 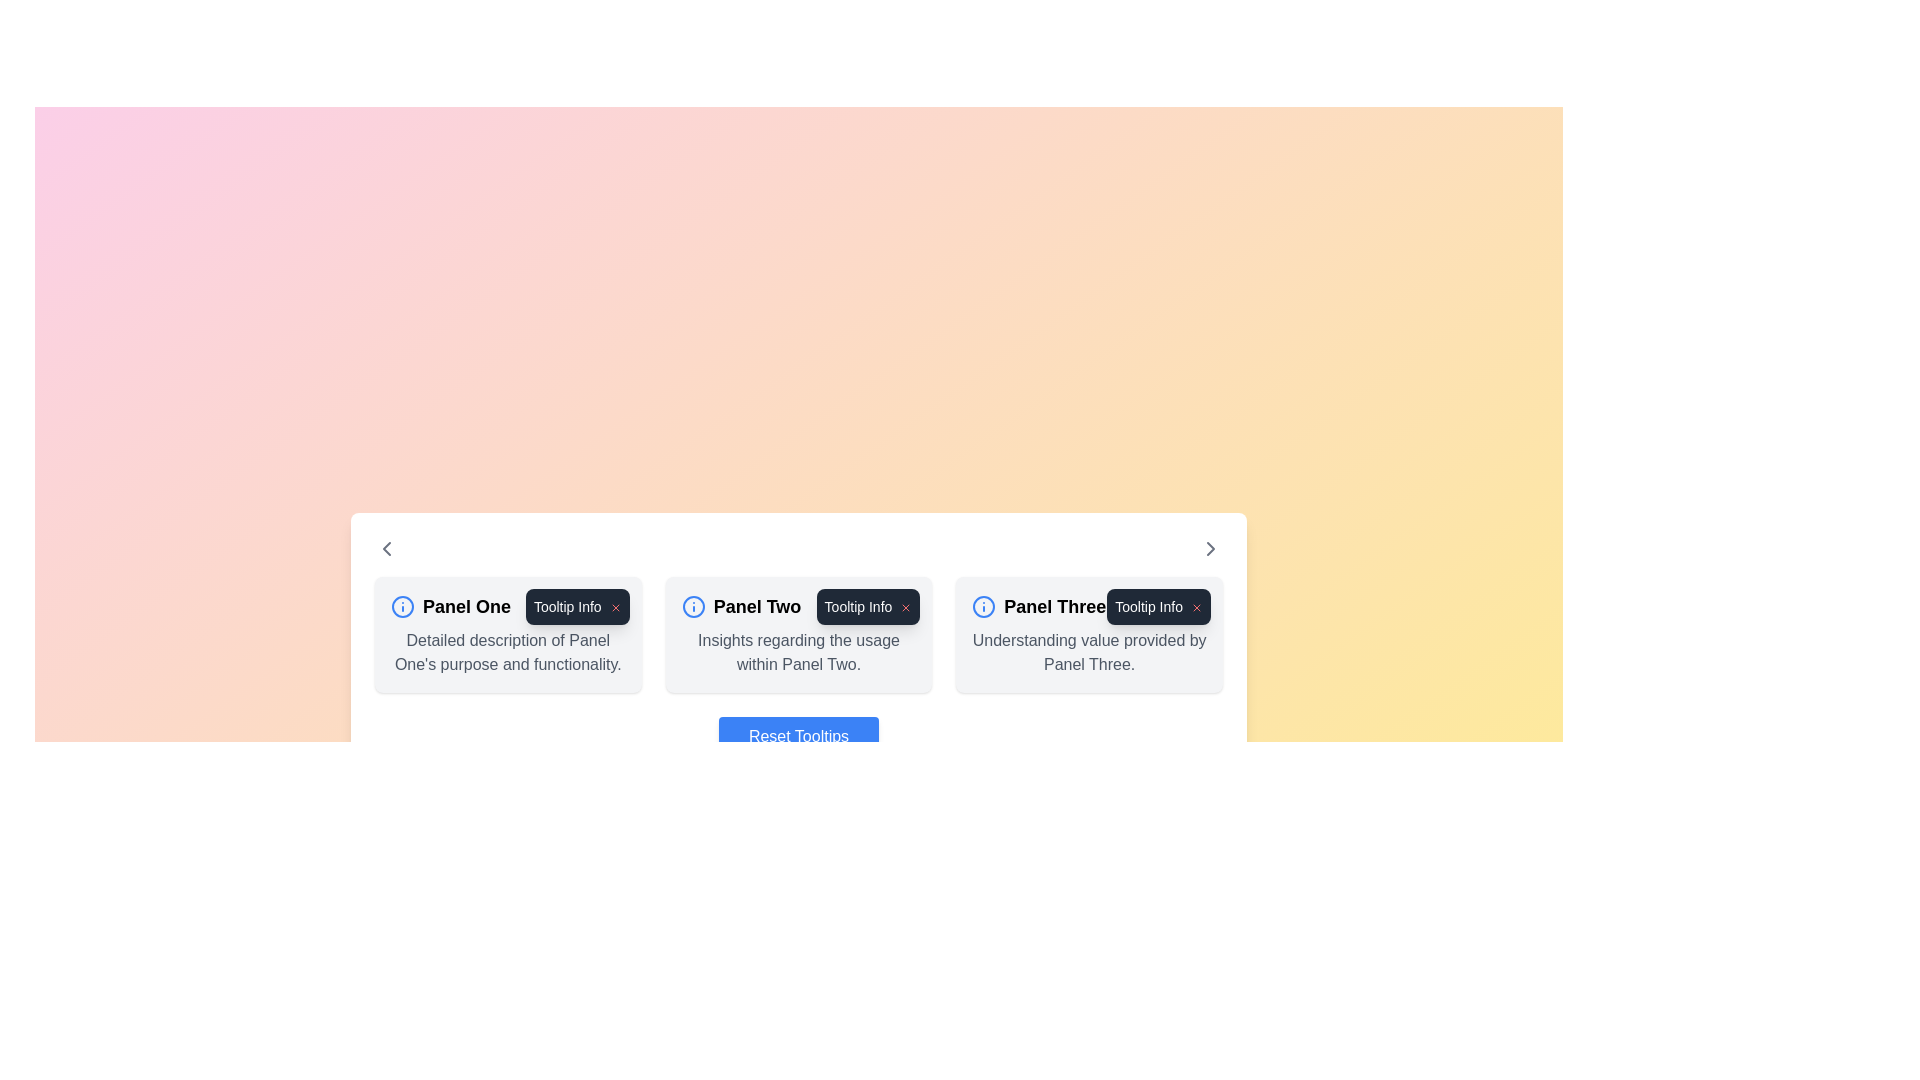 What do you see at coordinates (1209, 548) in the screenshot?
I see `the right-facing chevron button located at the far right of the layout to proceed to the next content` at bounding box center [1209, 548].